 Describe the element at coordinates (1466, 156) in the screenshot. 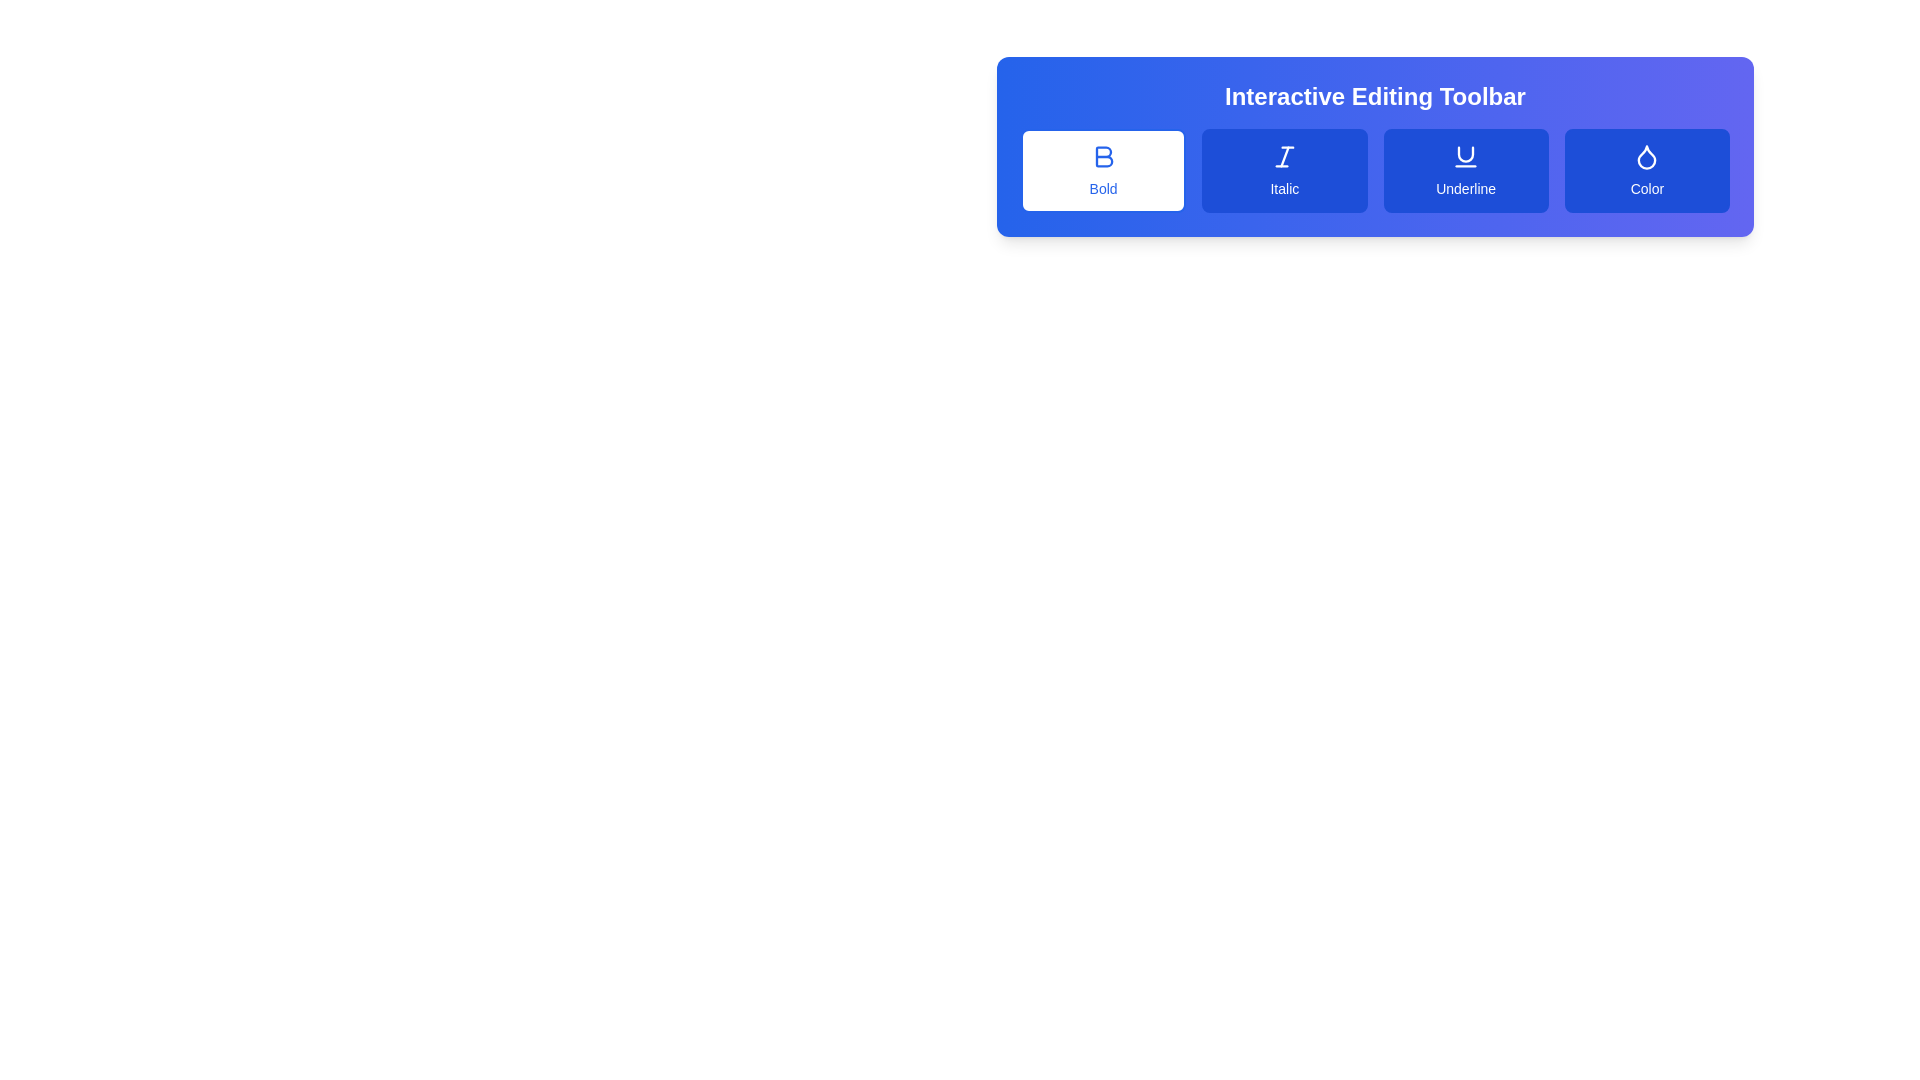

I see `the underline formatting icon located within the 'Underline' button of the 'Interactive Editing Toolbar'` at that location.